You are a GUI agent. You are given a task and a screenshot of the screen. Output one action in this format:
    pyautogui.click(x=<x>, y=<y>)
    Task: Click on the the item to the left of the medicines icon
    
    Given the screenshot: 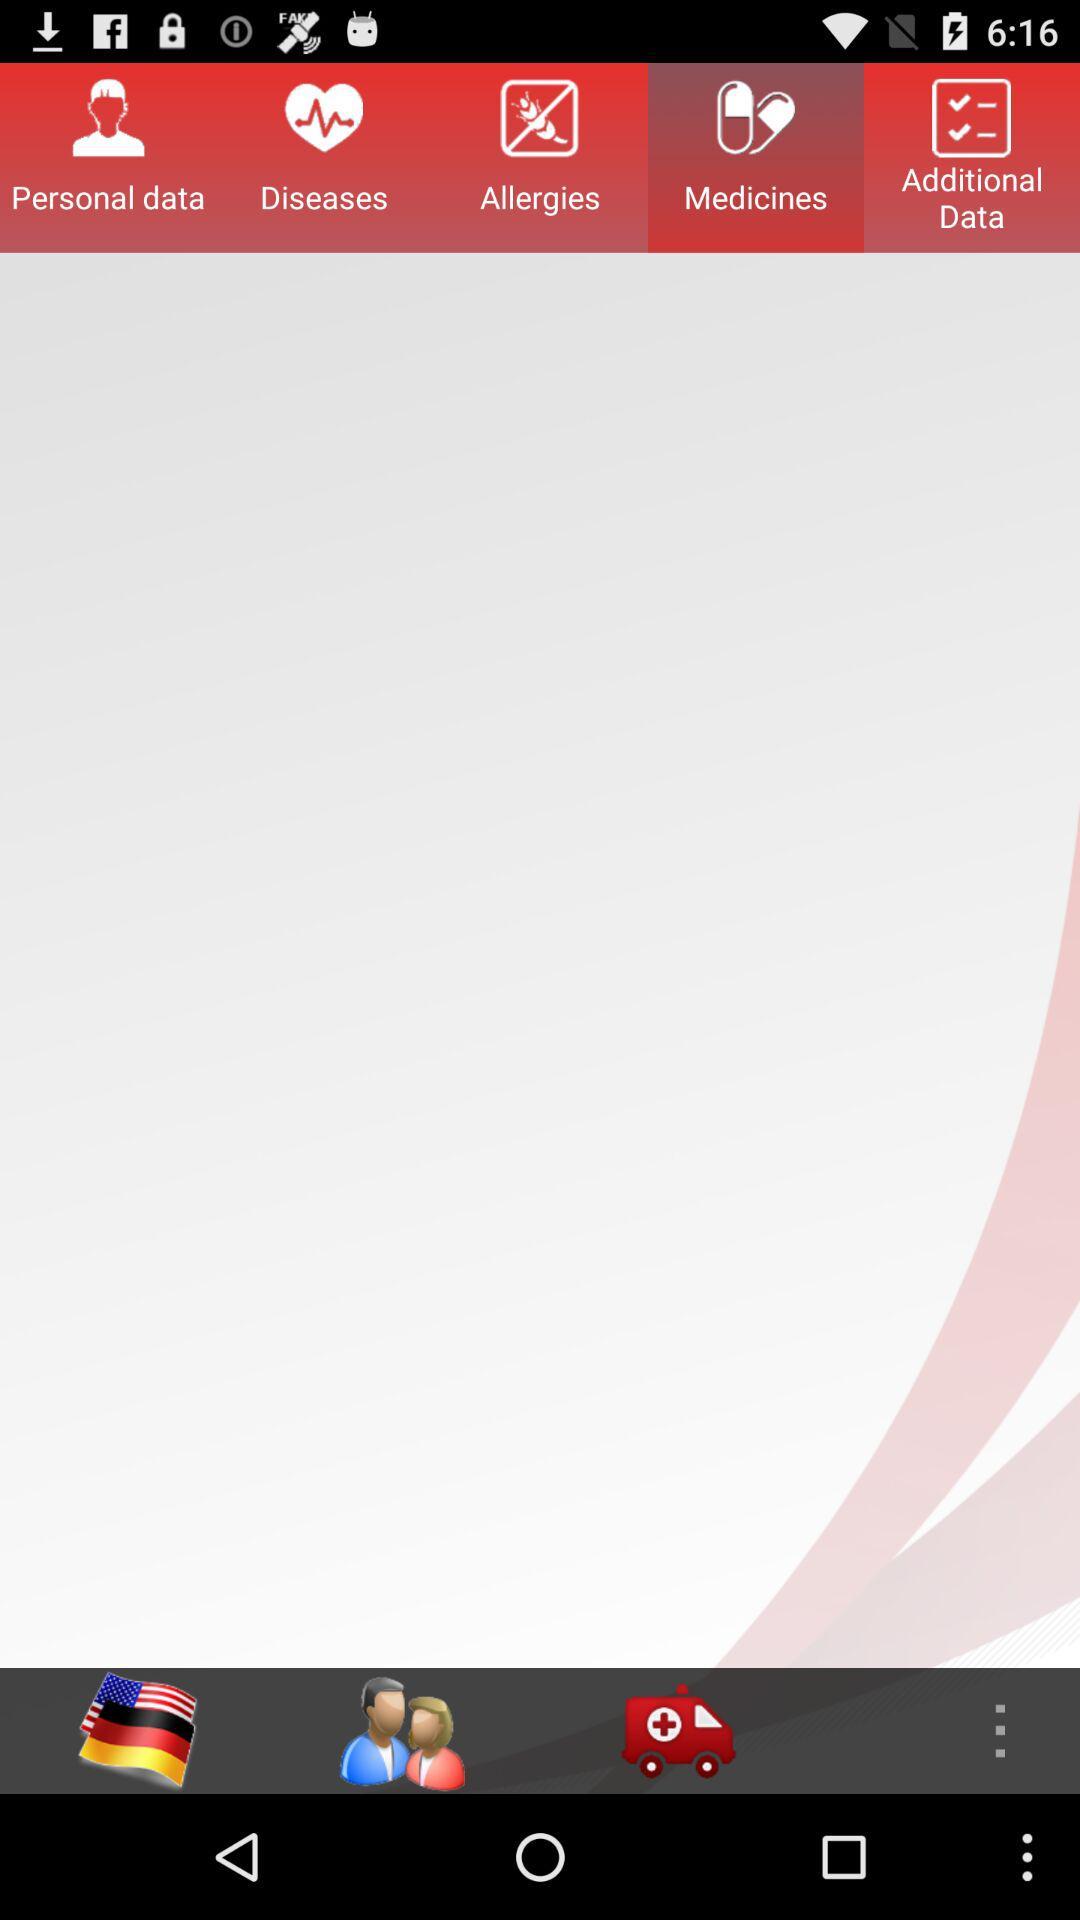 What is the action you would take?
    pyautogui.click(x=540, y=156)
    